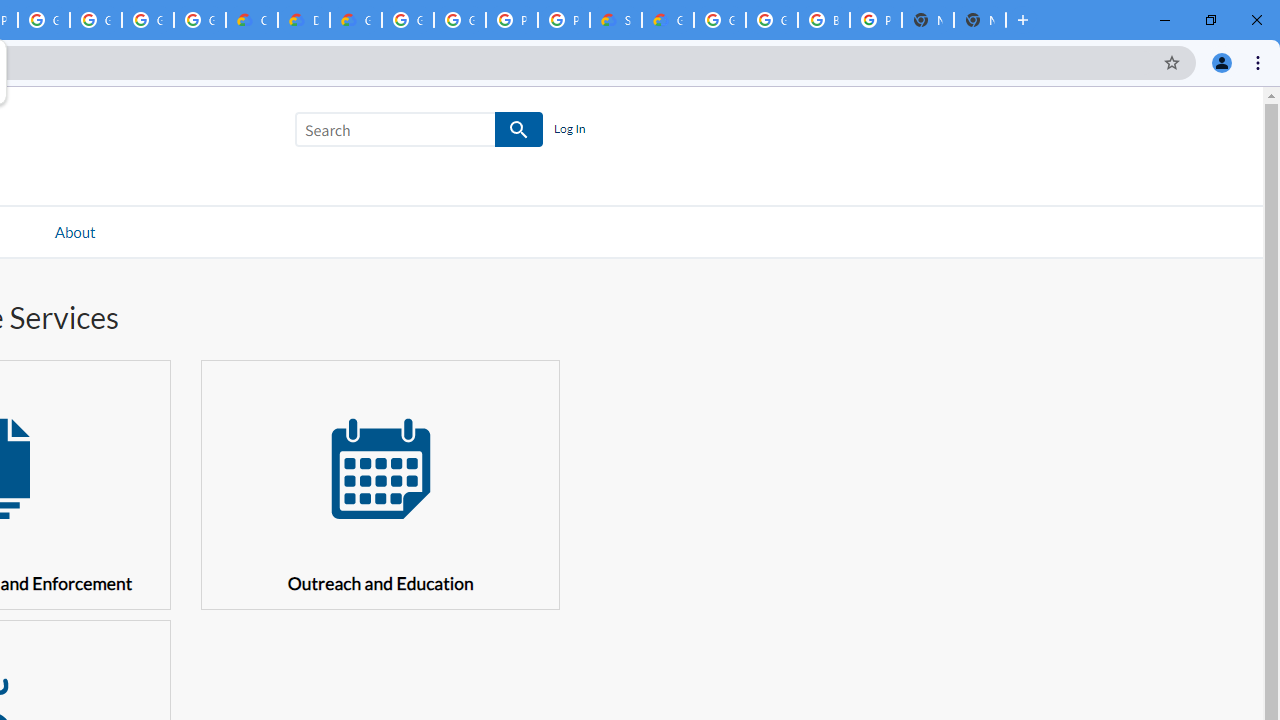  I want to click on 'Google Cloud Platform', so click(406, 20).